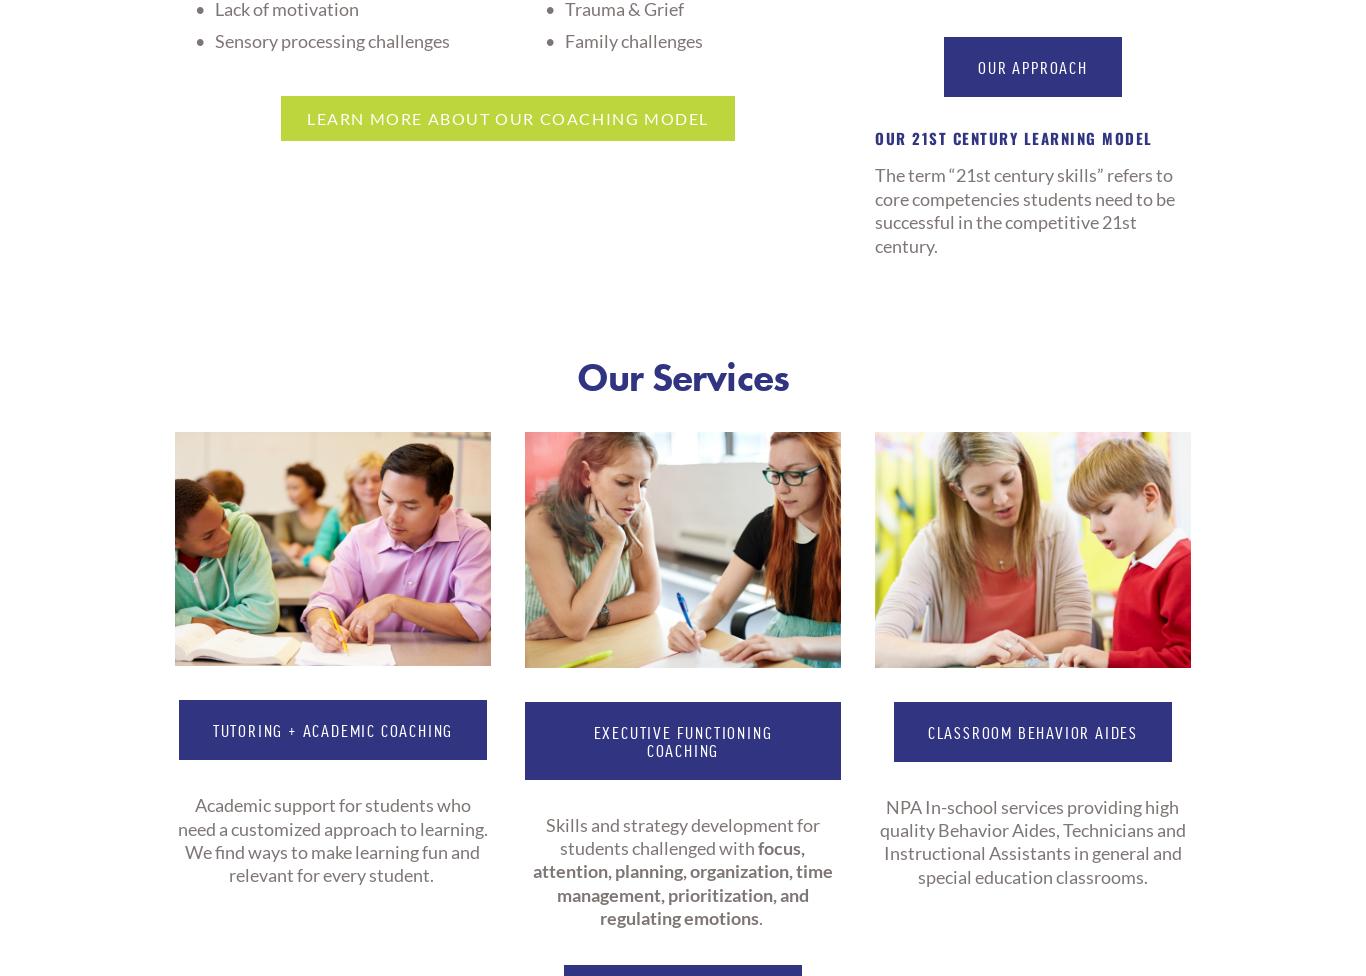 The image size is (1366, 976). What do you see at coordinates (1031, 66) in the screenshot?
I see `'our approach'` at bounding box center [1031, 66].